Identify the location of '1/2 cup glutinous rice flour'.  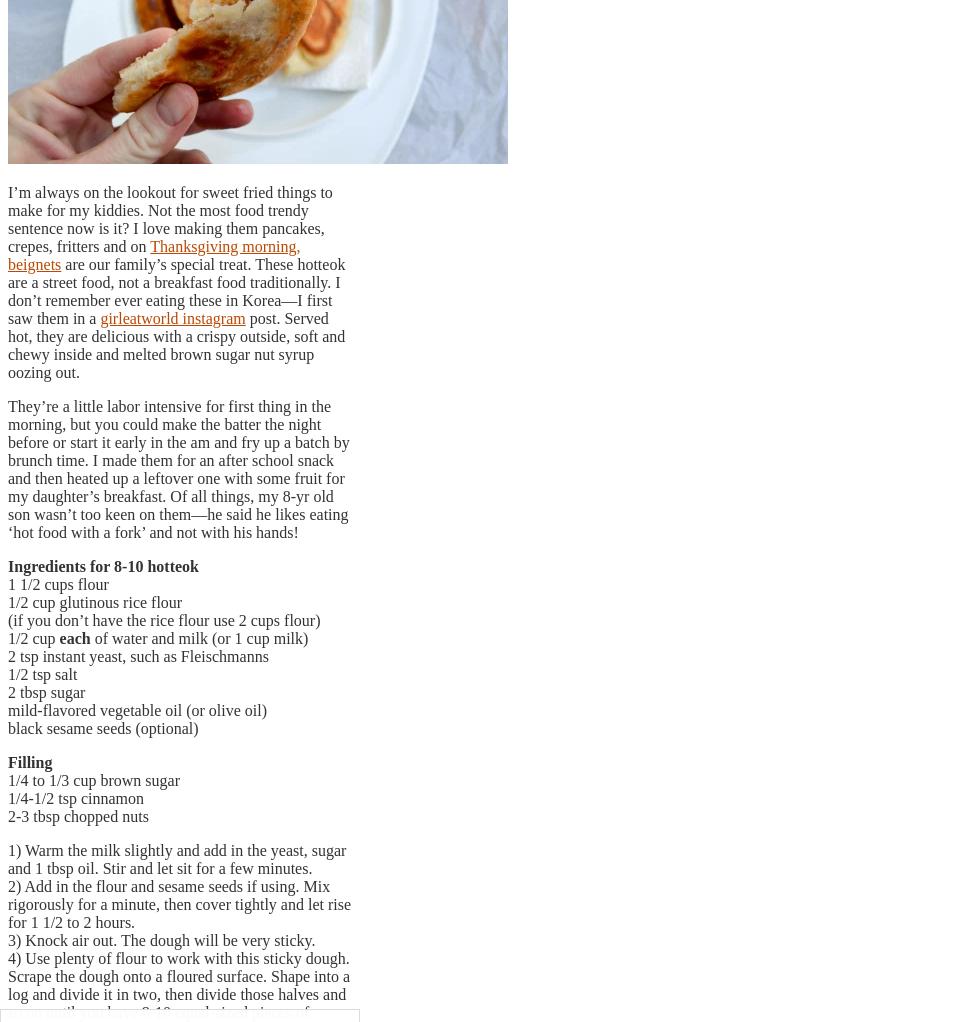
(94, 600).